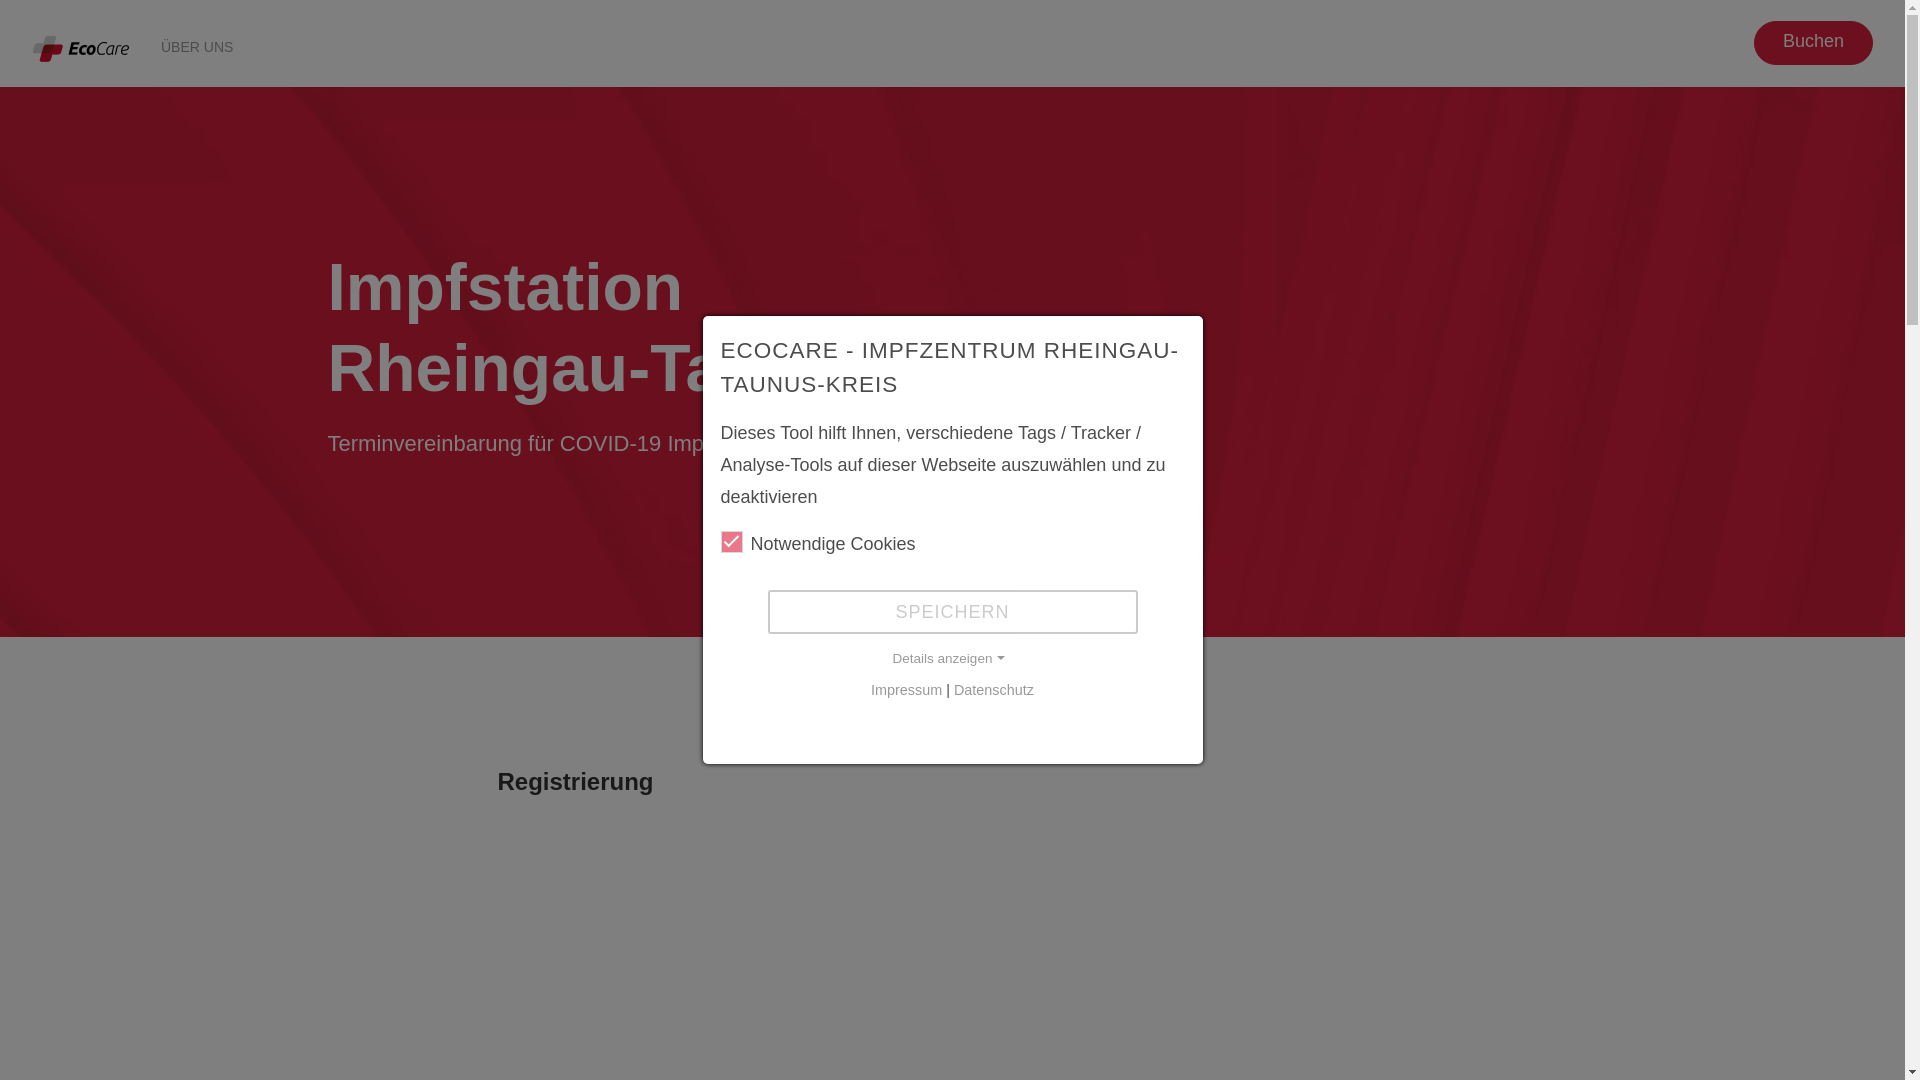 The width and height of the screenshot is (1920, 1080). What do you see at coordinates (80, 47) in the screenshot?
I see `'Home'` at bounding box center [80, 47].